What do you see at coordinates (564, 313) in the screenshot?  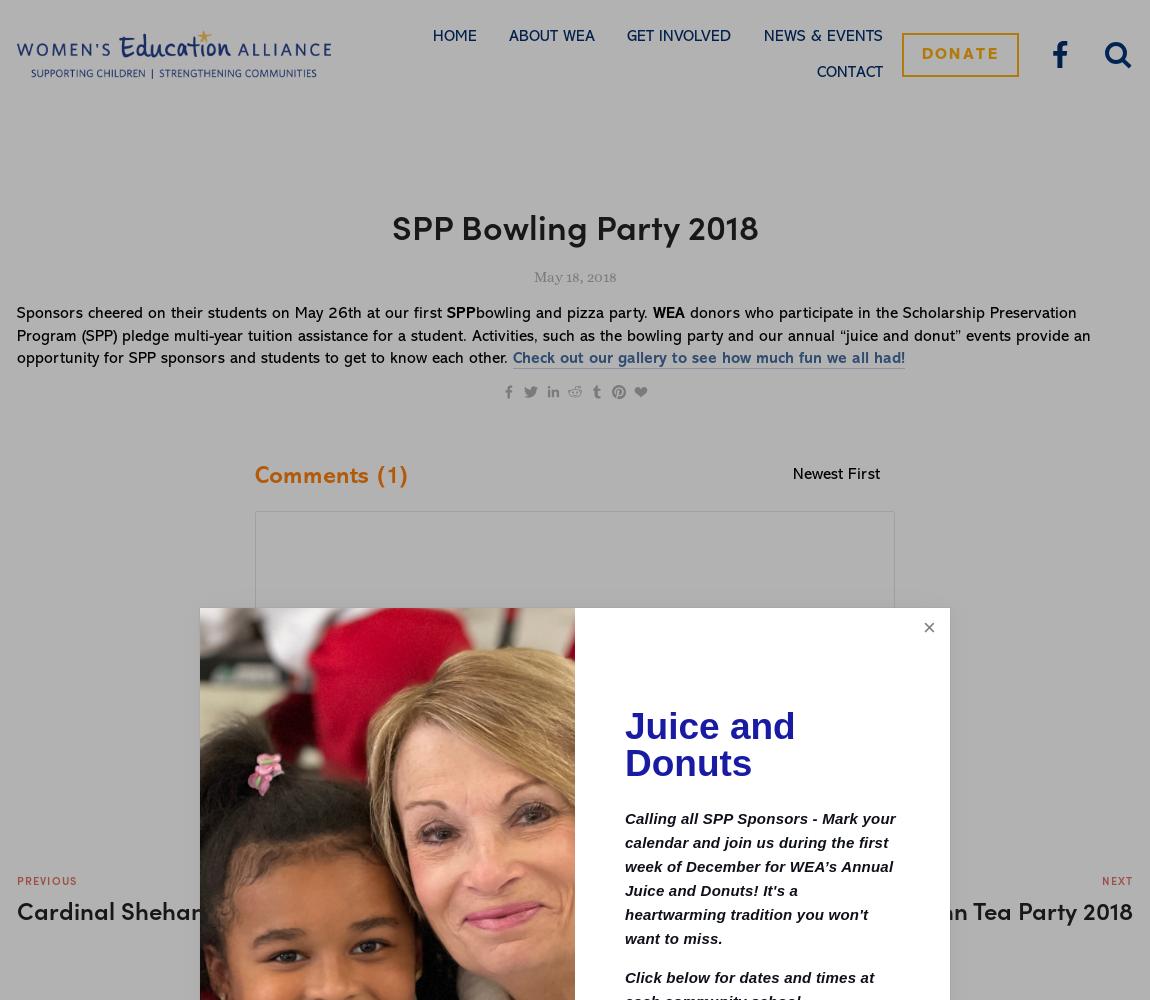 I see `'bowling and pizza party.'` at bounding box center [564, 313].